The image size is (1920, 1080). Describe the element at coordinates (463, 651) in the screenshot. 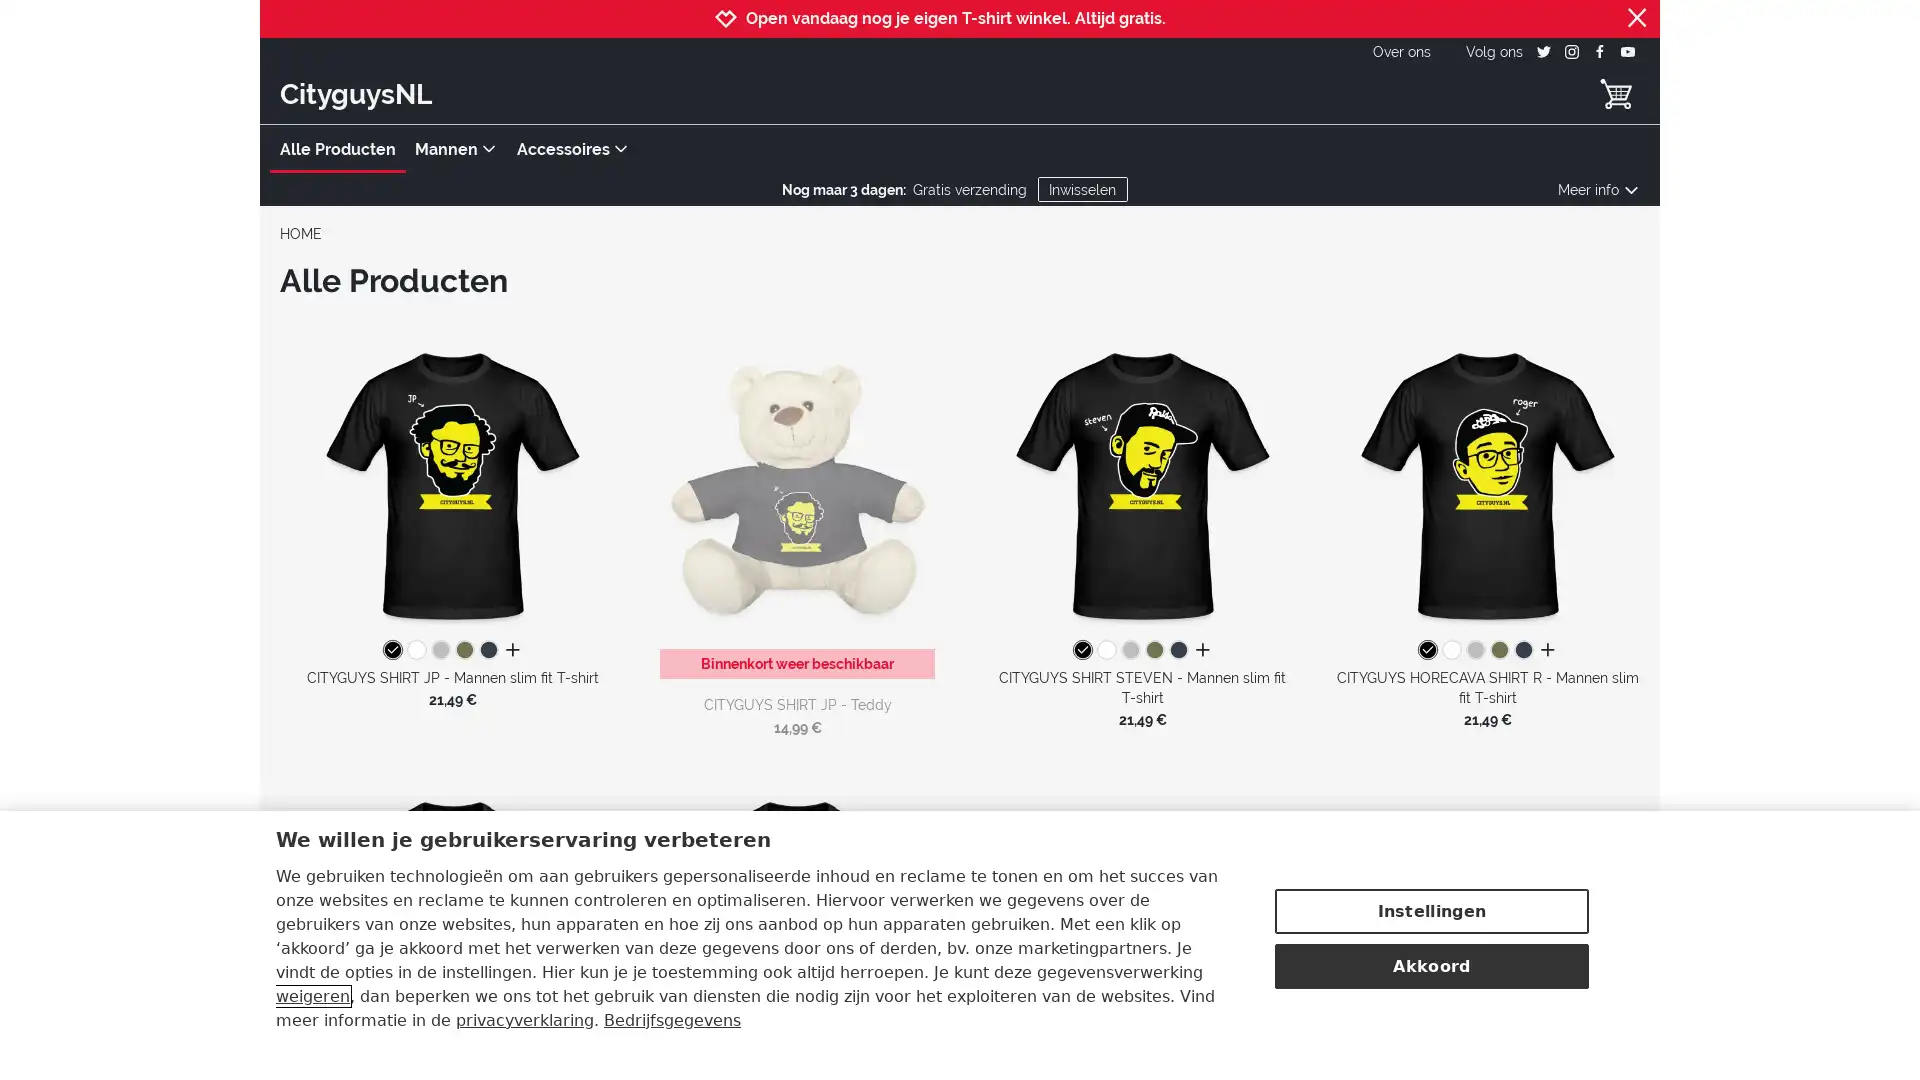

I see `kakigroen` at that location.